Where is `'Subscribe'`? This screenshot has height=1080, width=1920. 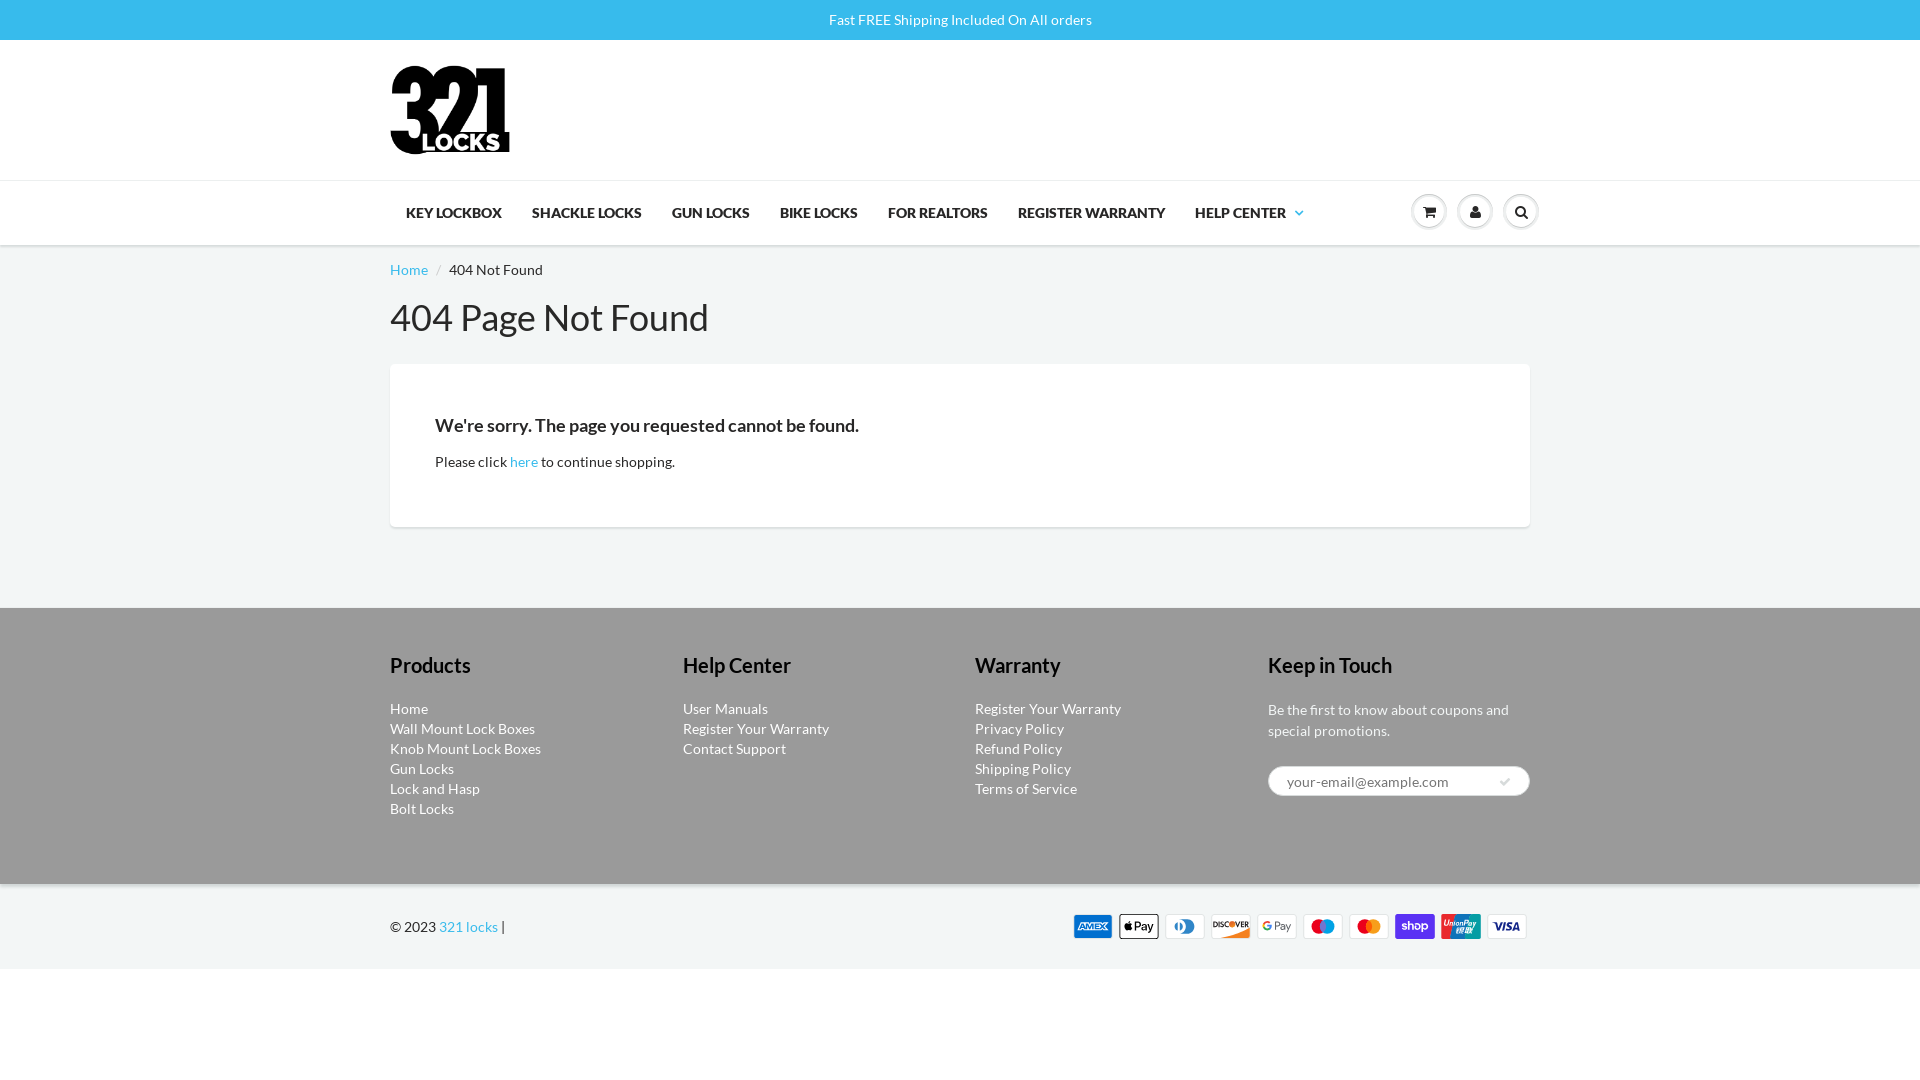
'Subscribe' is located at coordinates (1497, 781).